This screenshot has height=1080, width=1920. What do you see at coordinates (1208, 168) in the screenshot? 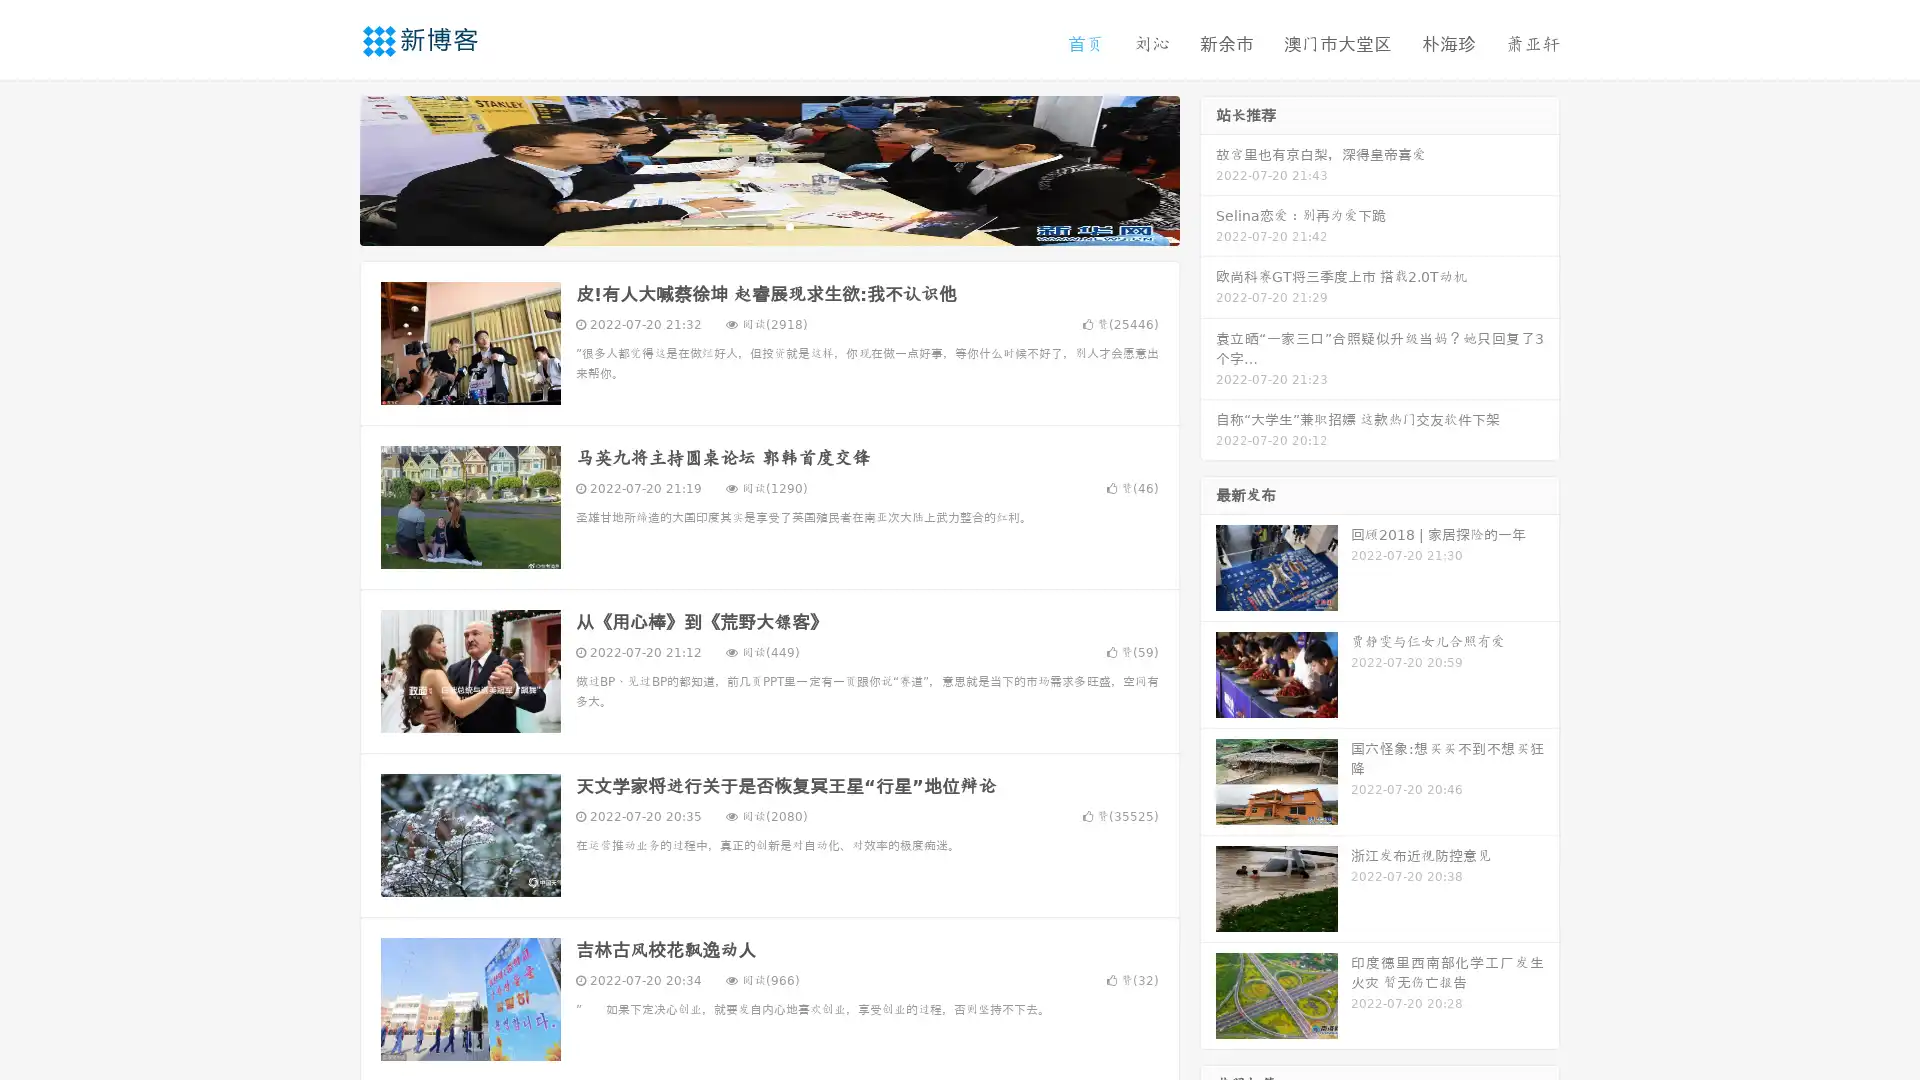
I see `Next slide` at bounding box center [1208, 168].